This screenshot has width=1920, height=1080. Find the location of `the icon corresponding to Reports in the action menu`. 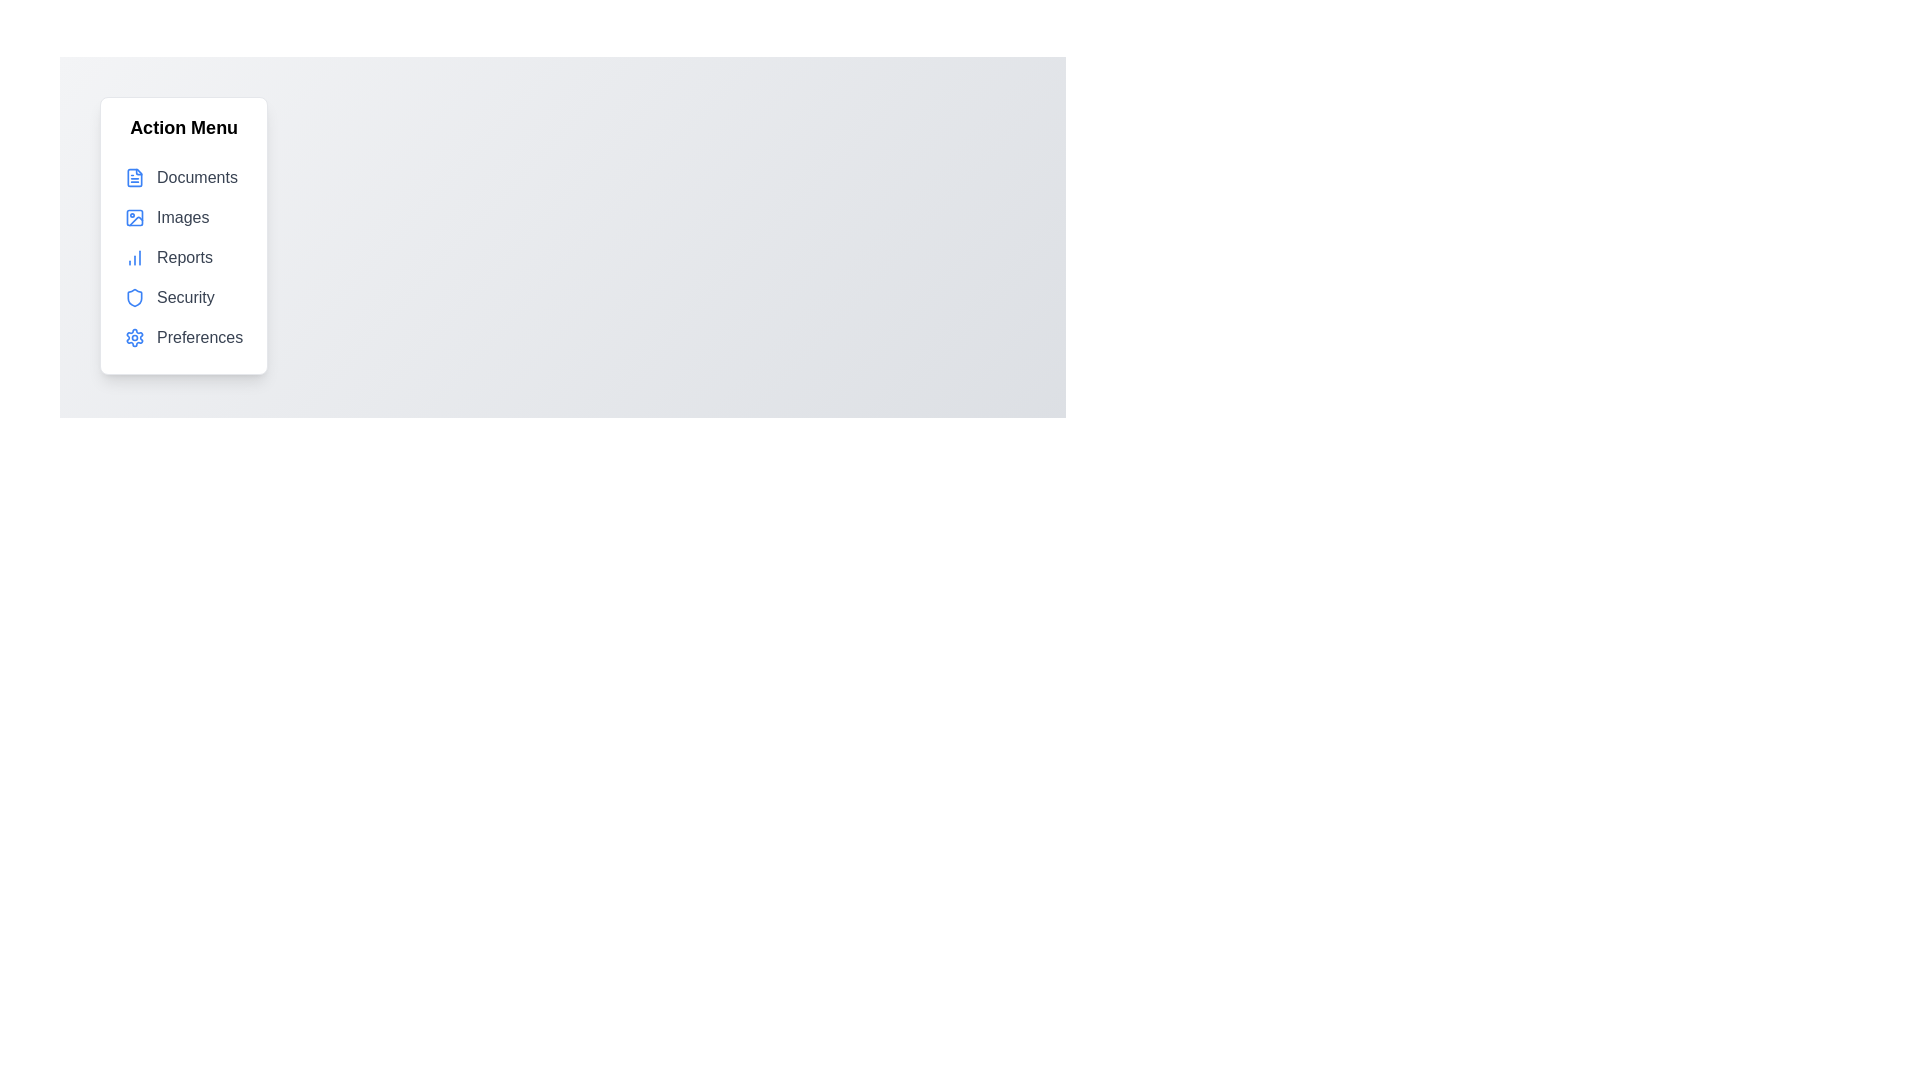

the icon corresponding to Reports in the action menu is located at coordinates (133, 257).